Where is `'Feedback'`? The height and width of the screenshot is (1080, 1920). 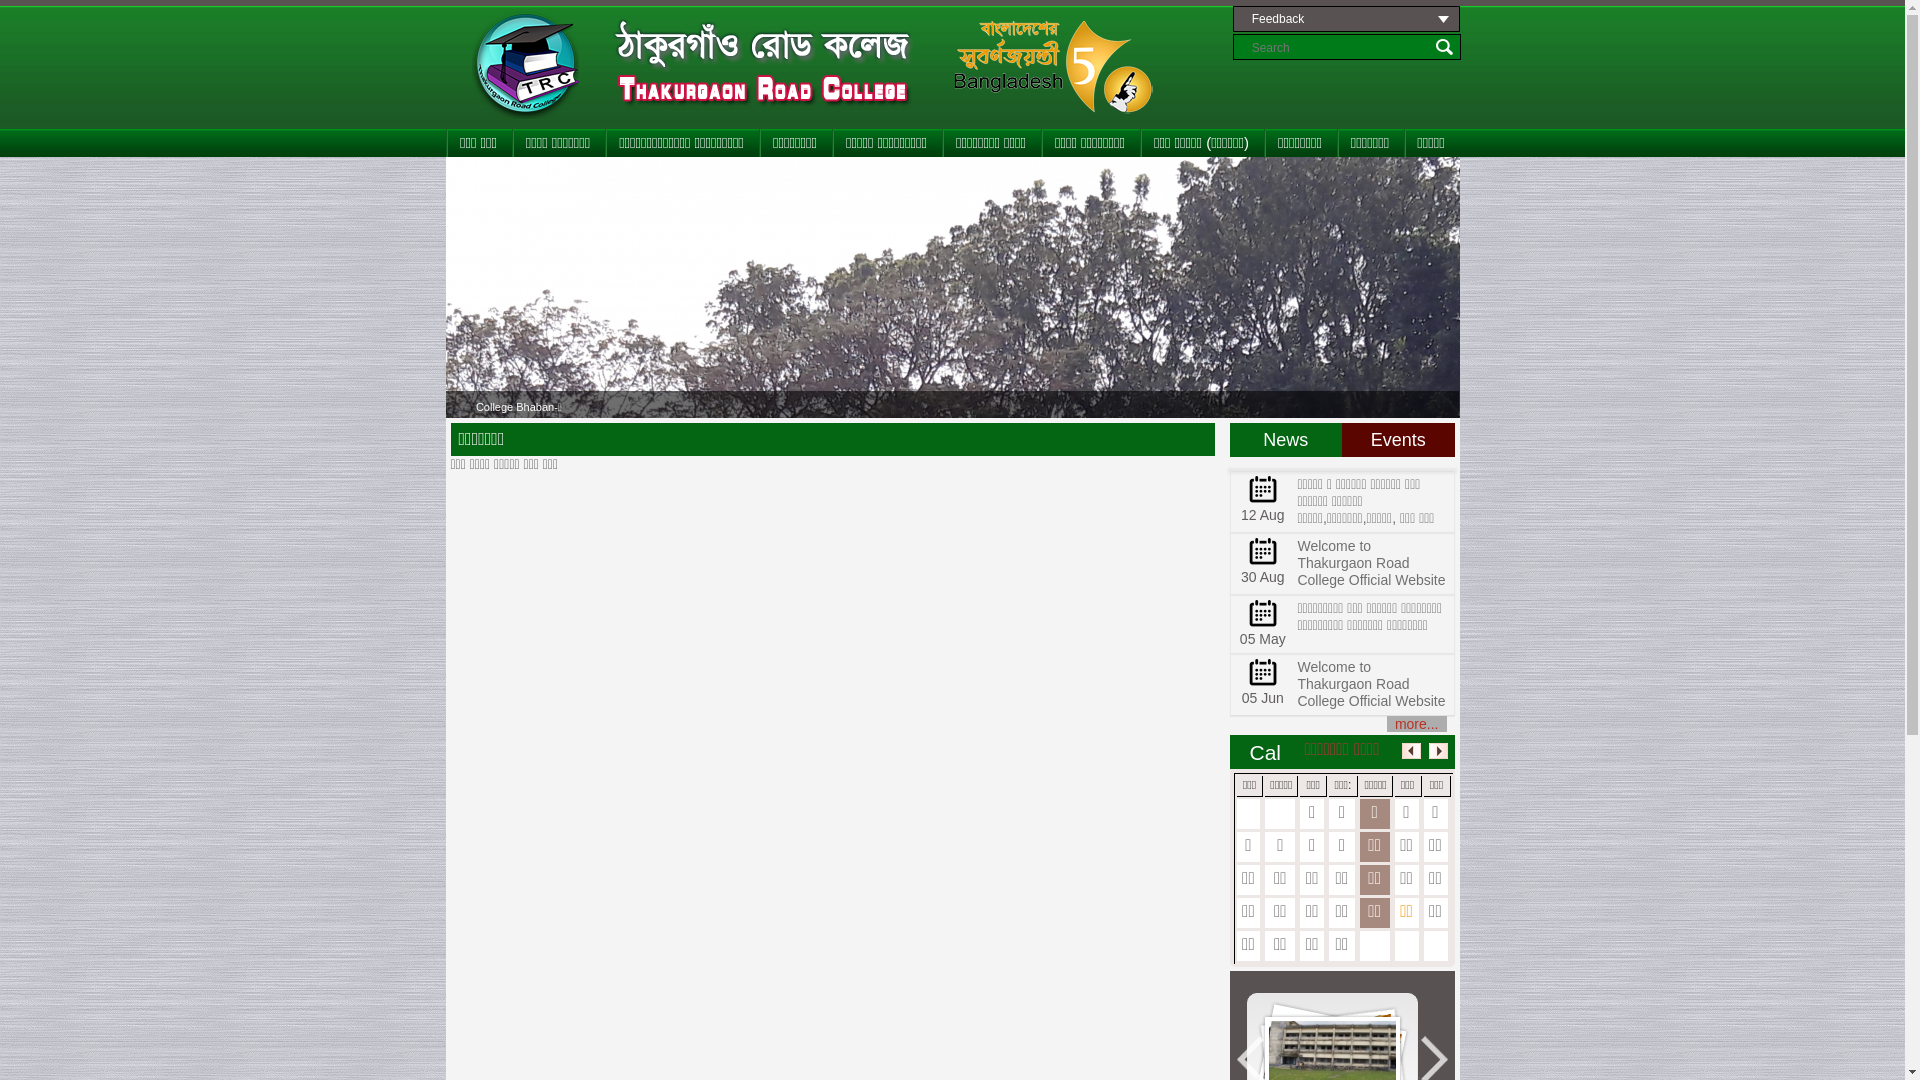
'Feedback' is located at coordinates (1345, 19).